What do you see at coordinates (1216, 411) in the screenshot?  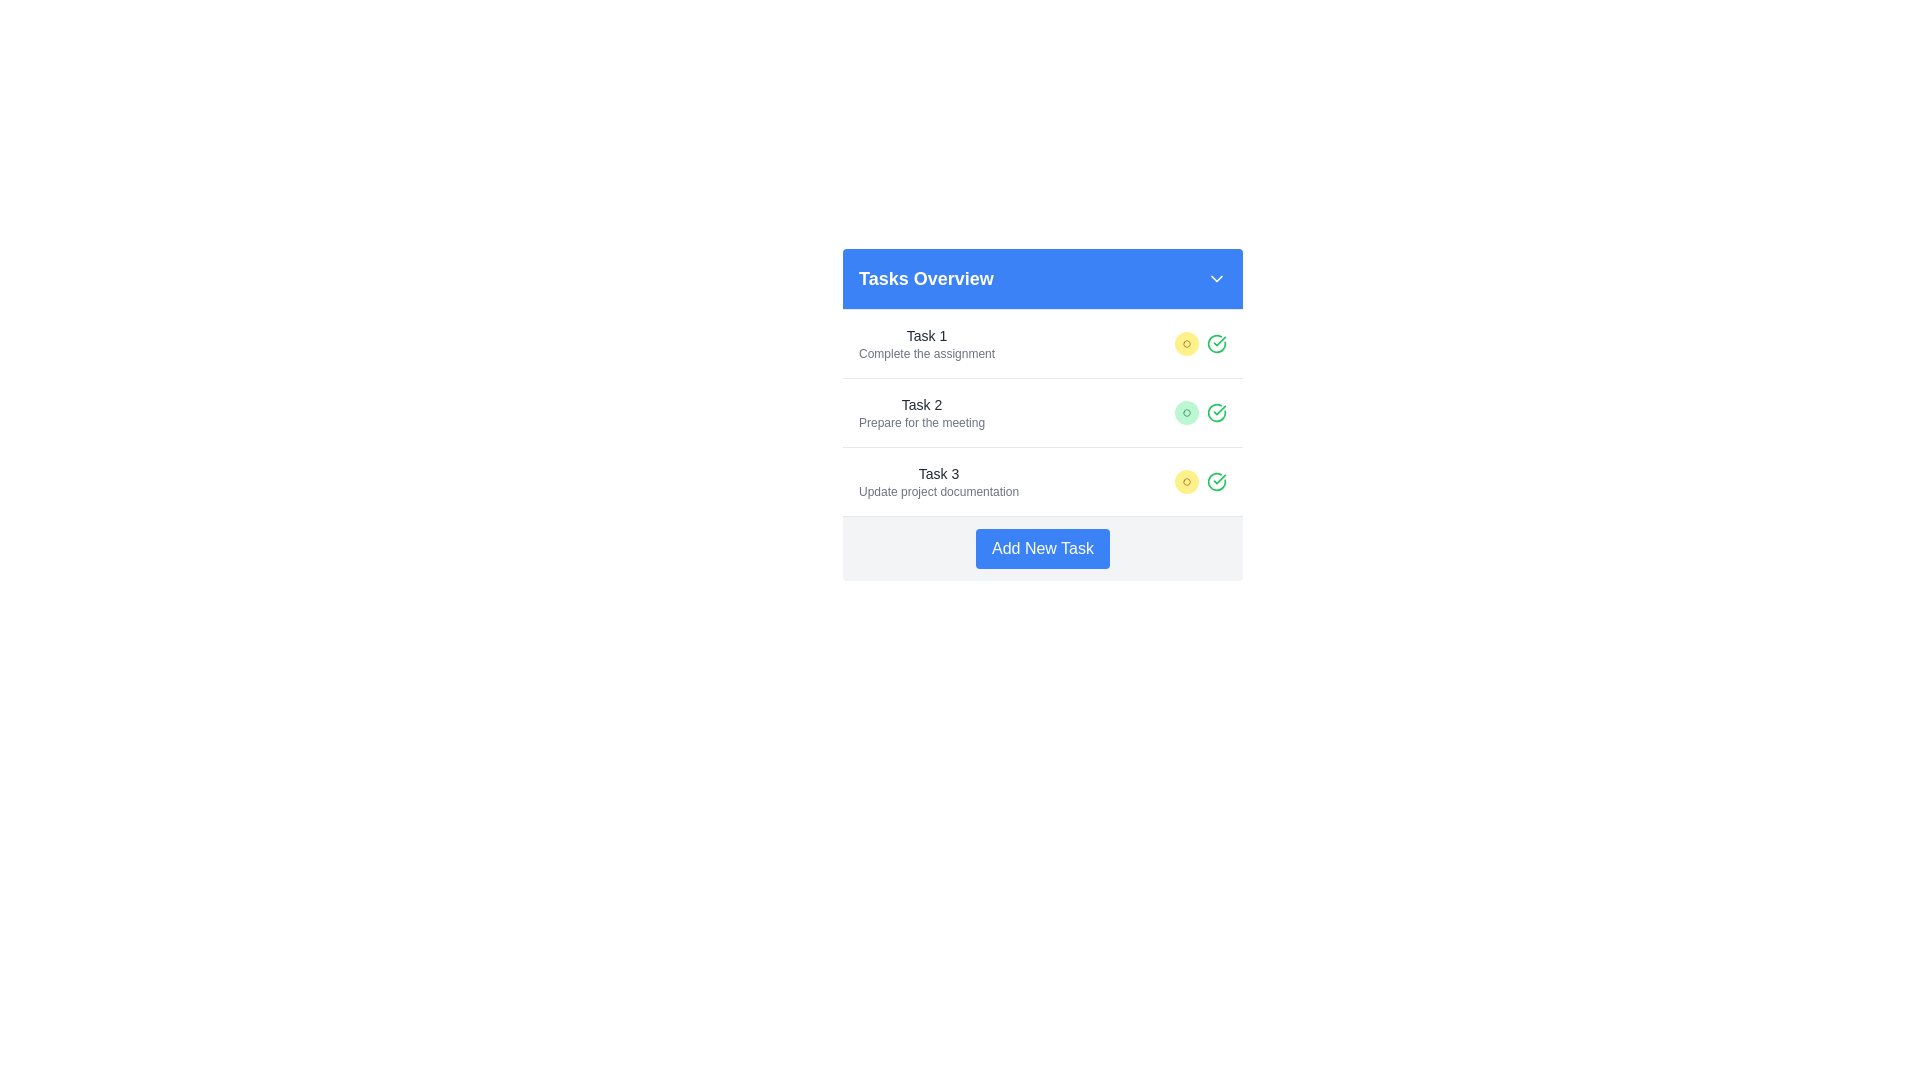 I see `the green circular icon with a checkmark that signifies completion, located to the right of 'Prepare for the meeting' in the 'Task 2' row of the task list` at bounding box center [1216, 411].